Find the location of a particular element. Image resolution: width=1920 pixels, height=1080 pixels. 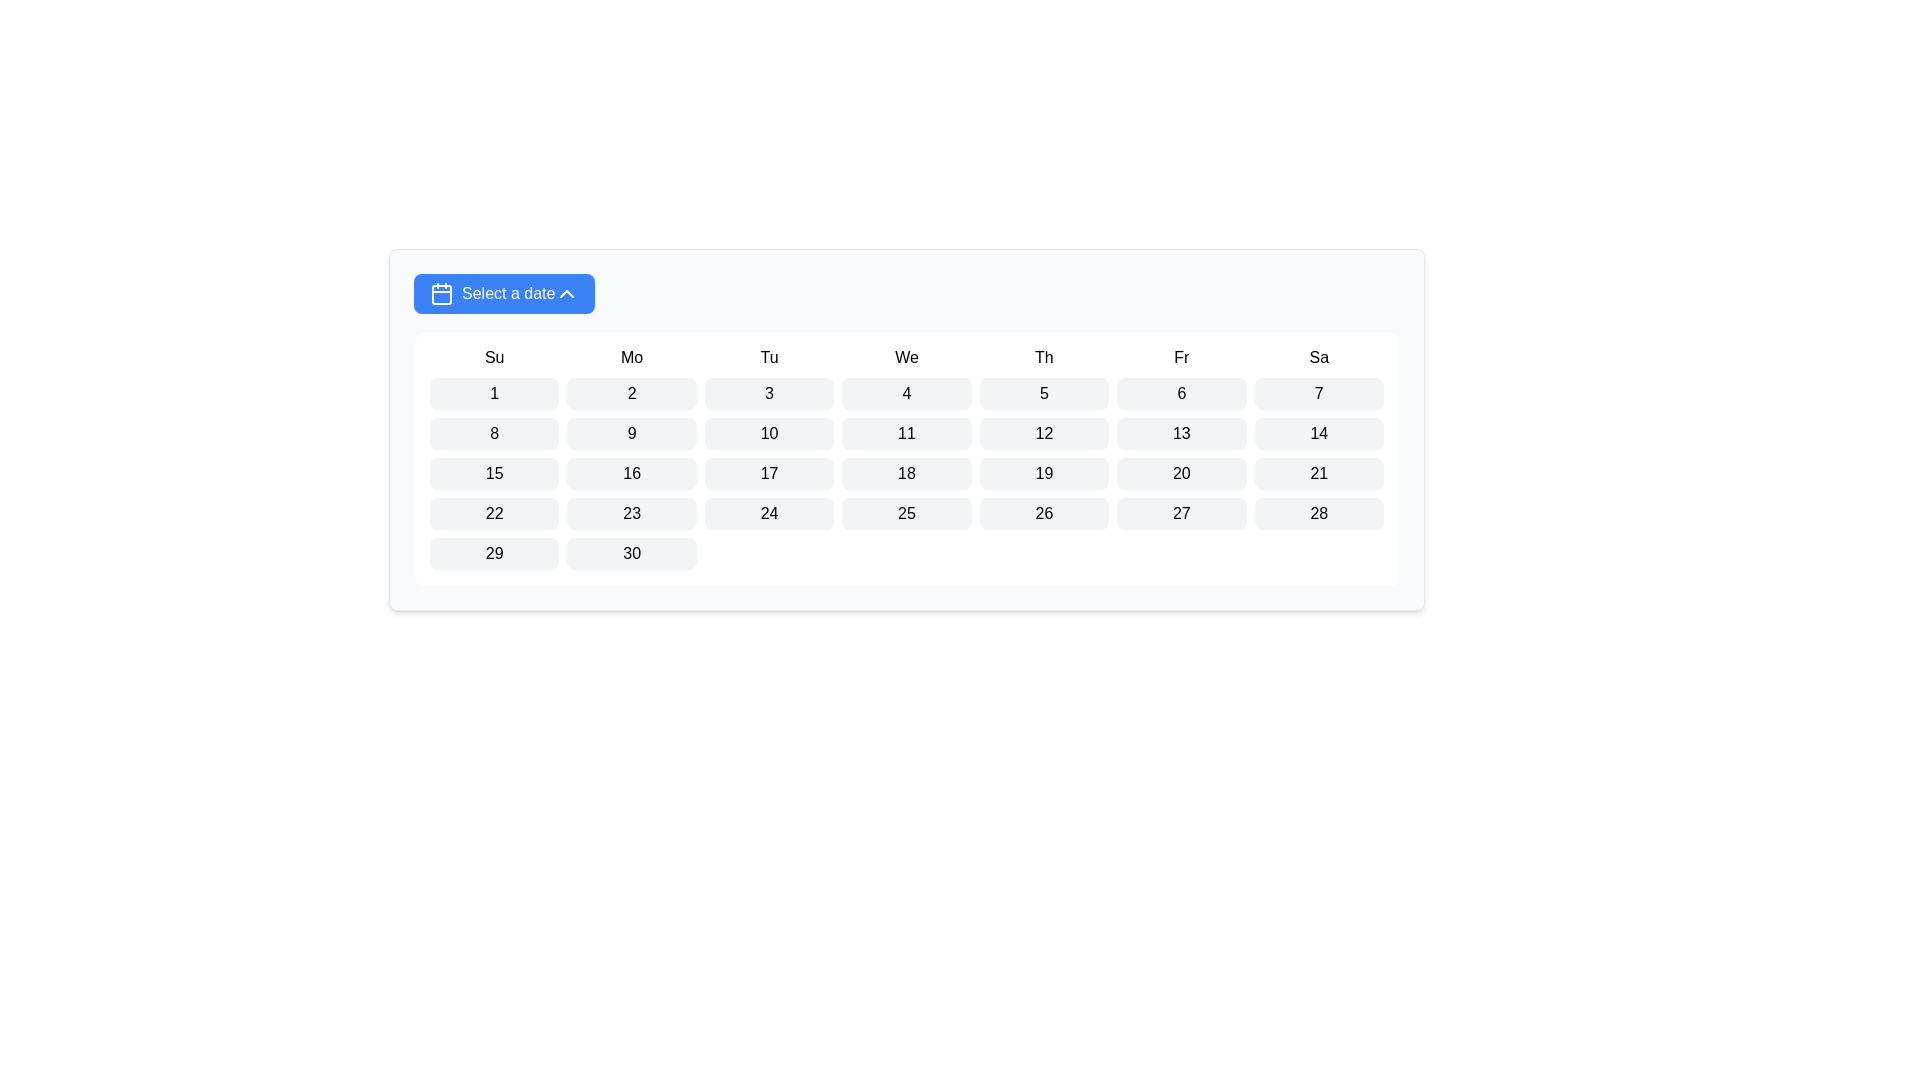

the button displaying the number '16' in black text on a light gray background is located at coordinates (631, 474).